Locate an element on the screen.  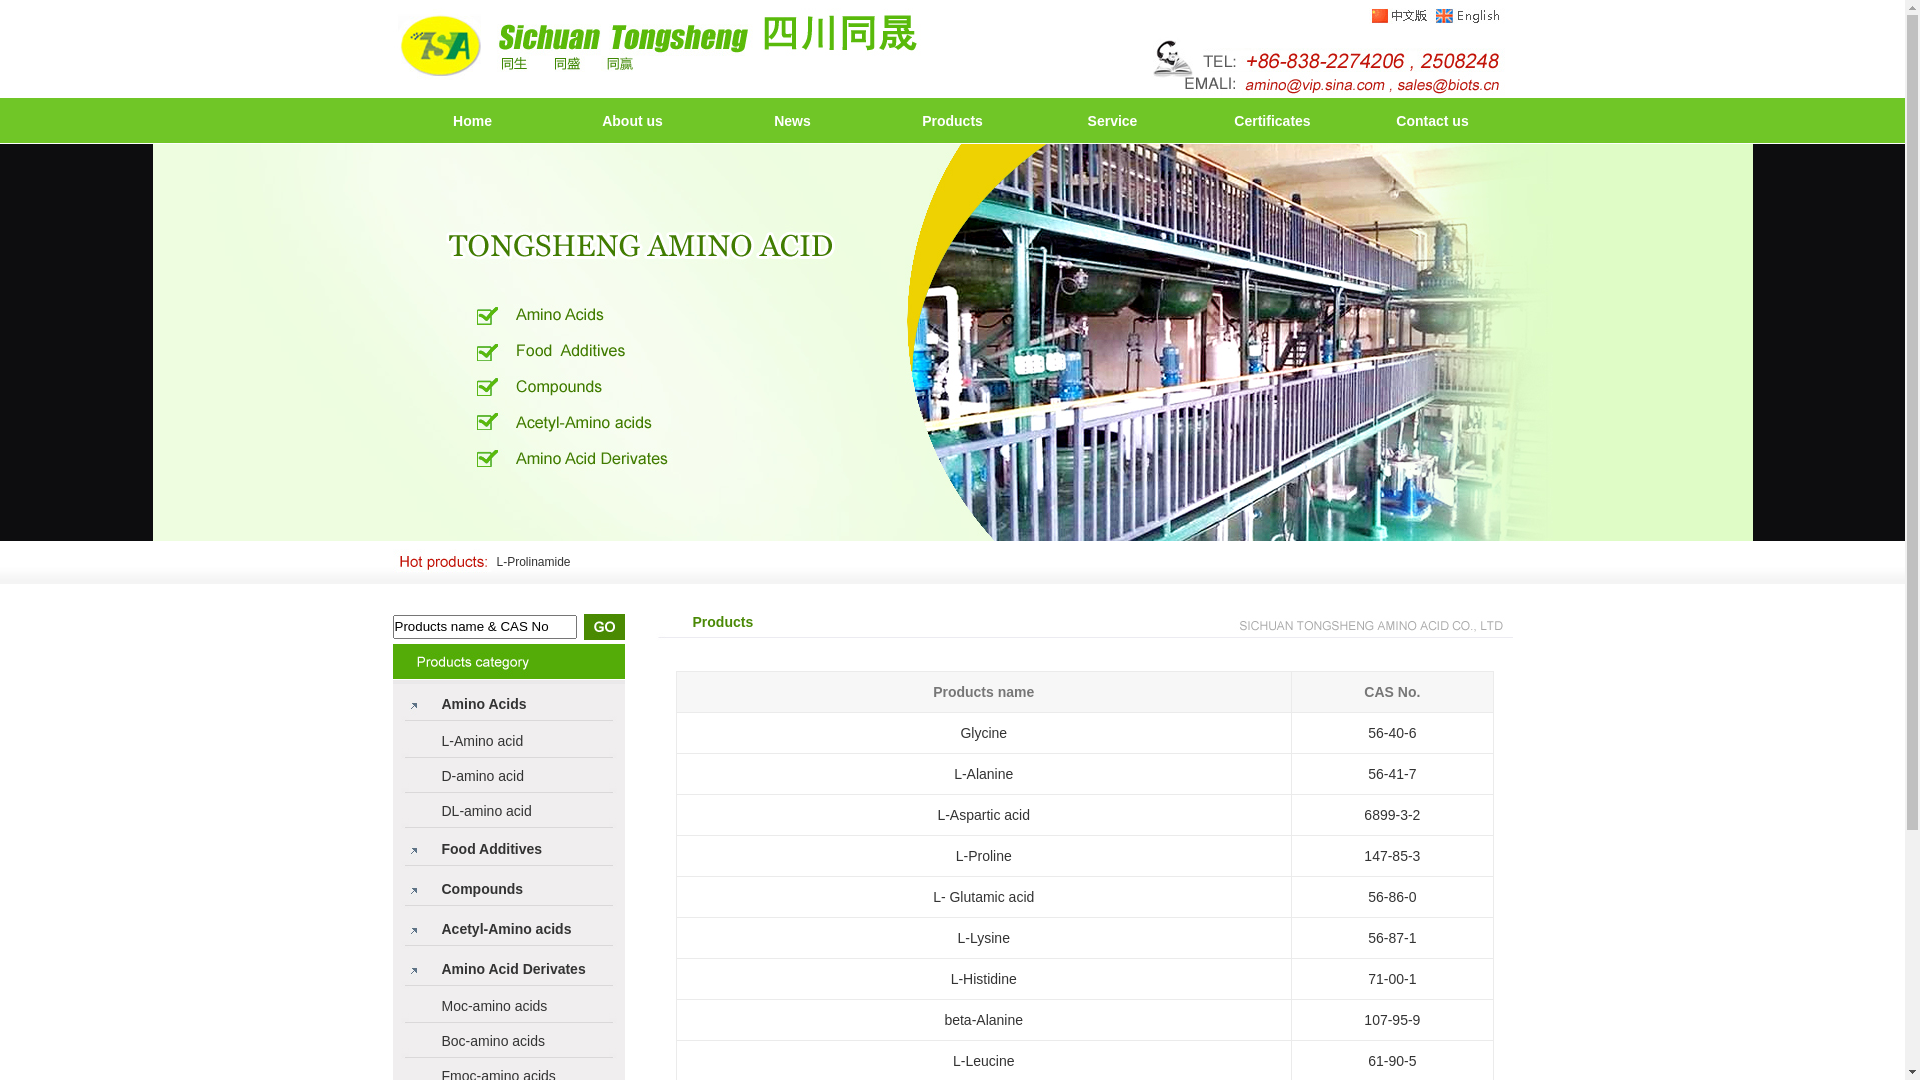
'L-Lysine' is located at coordinates (983, 937).